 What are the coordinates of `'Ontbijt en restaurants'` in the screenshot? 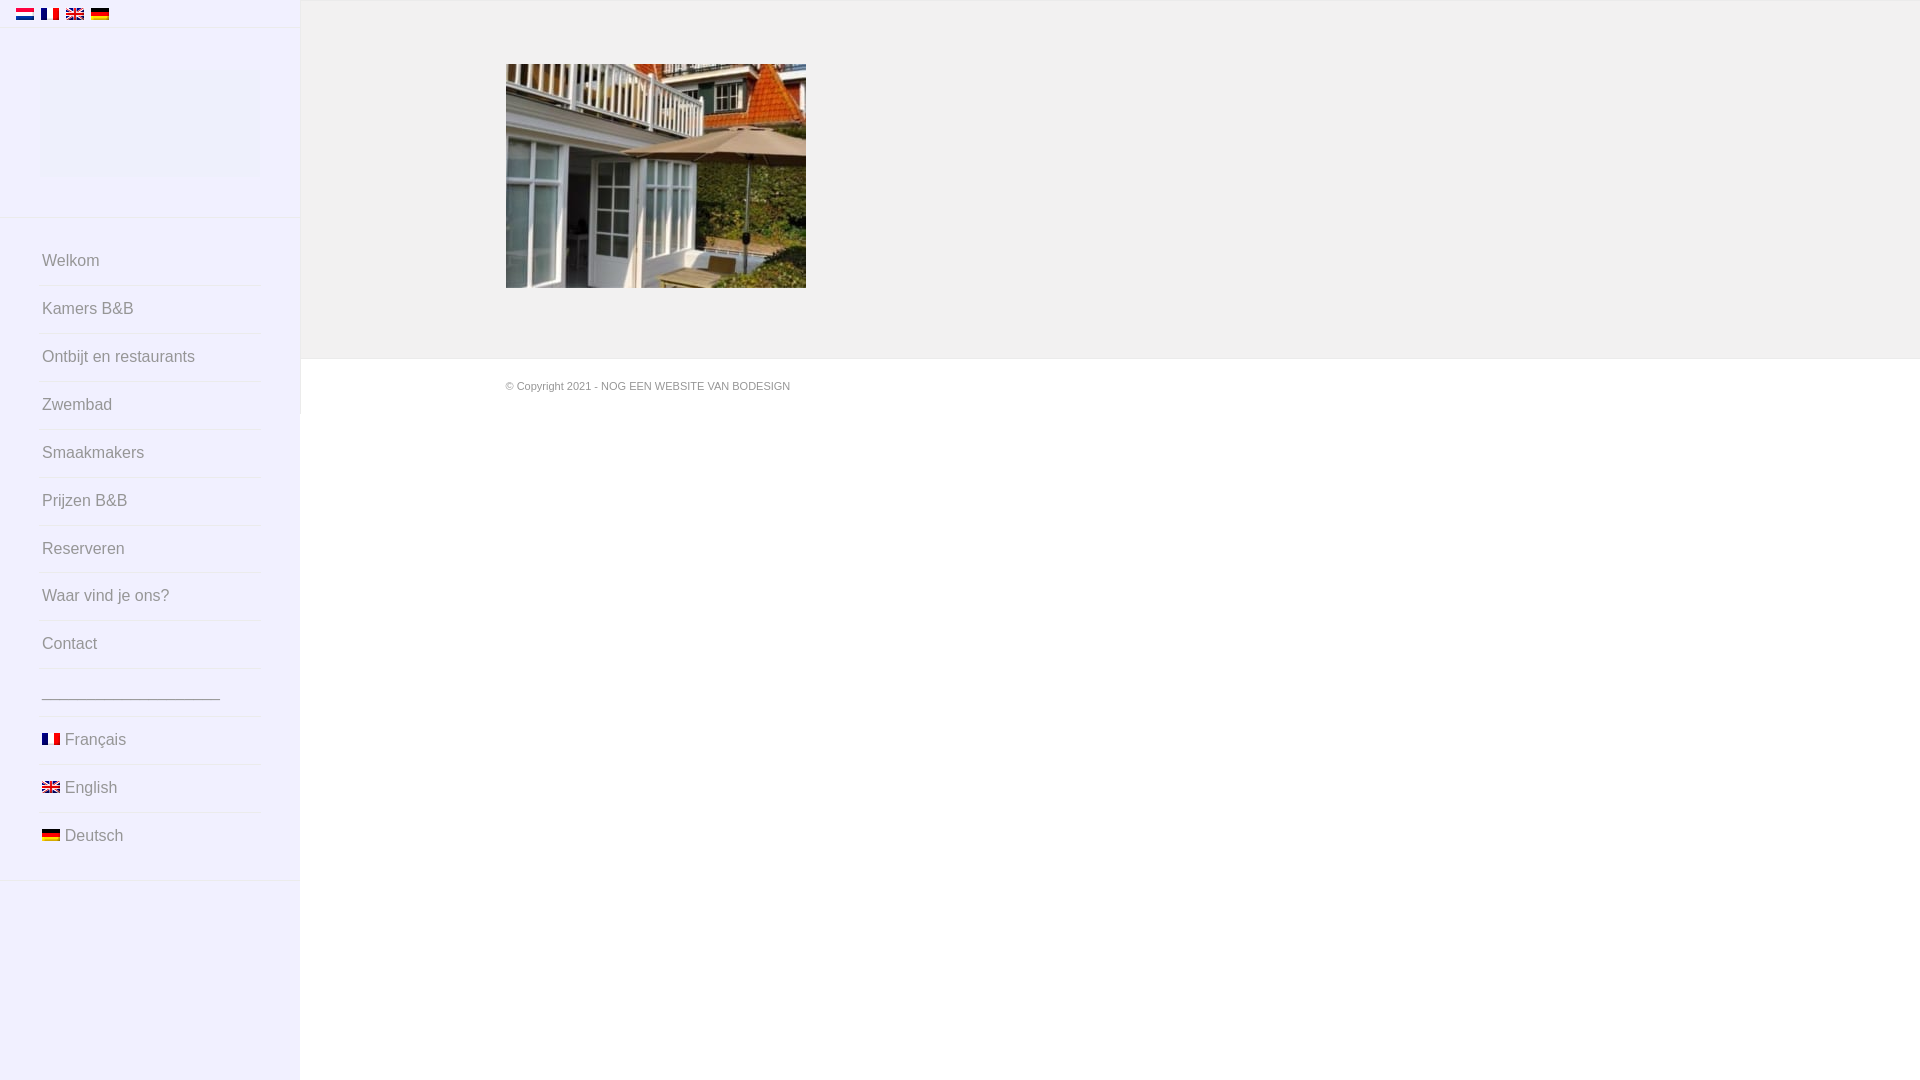 It's located at (148, 357).